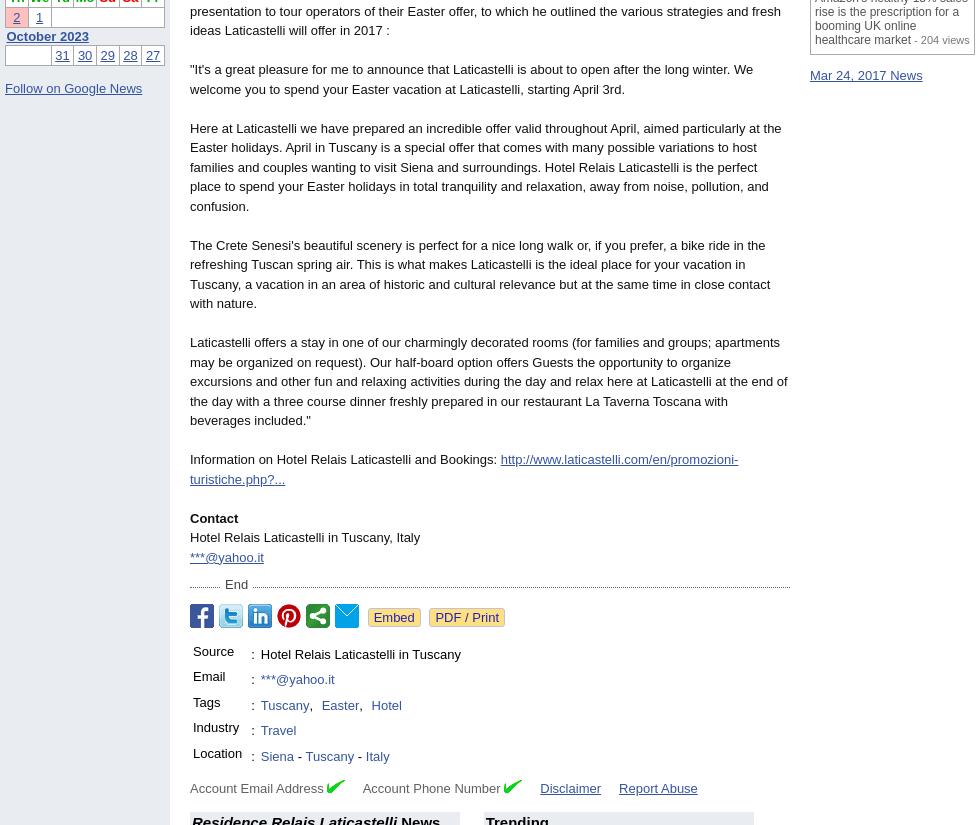 The image size is (980, 825). What do you see at coordinates (344, 787) in the screenshot?
I see `'Account Phone Number'` at bounding box center [344, 787].